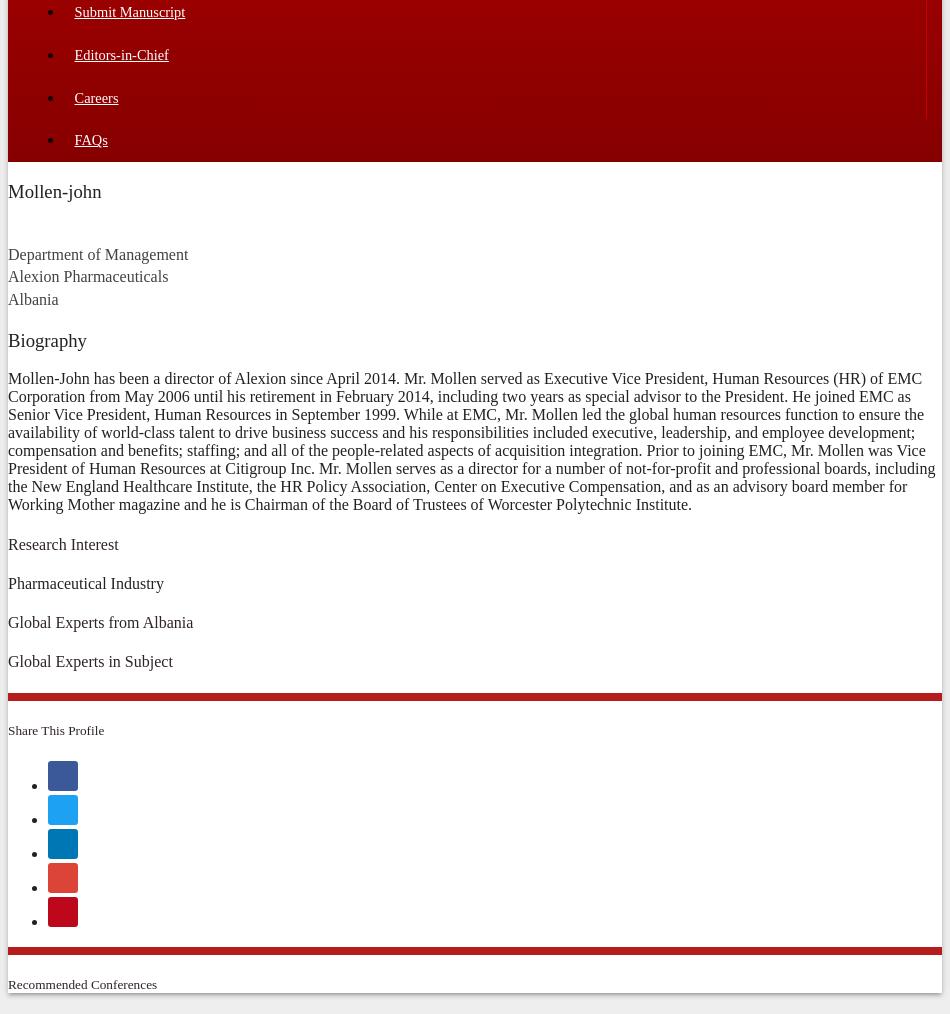 The image size is (950, 1014). I want to click on 'Alexion Pharmaceuticals', so click(87, 276).